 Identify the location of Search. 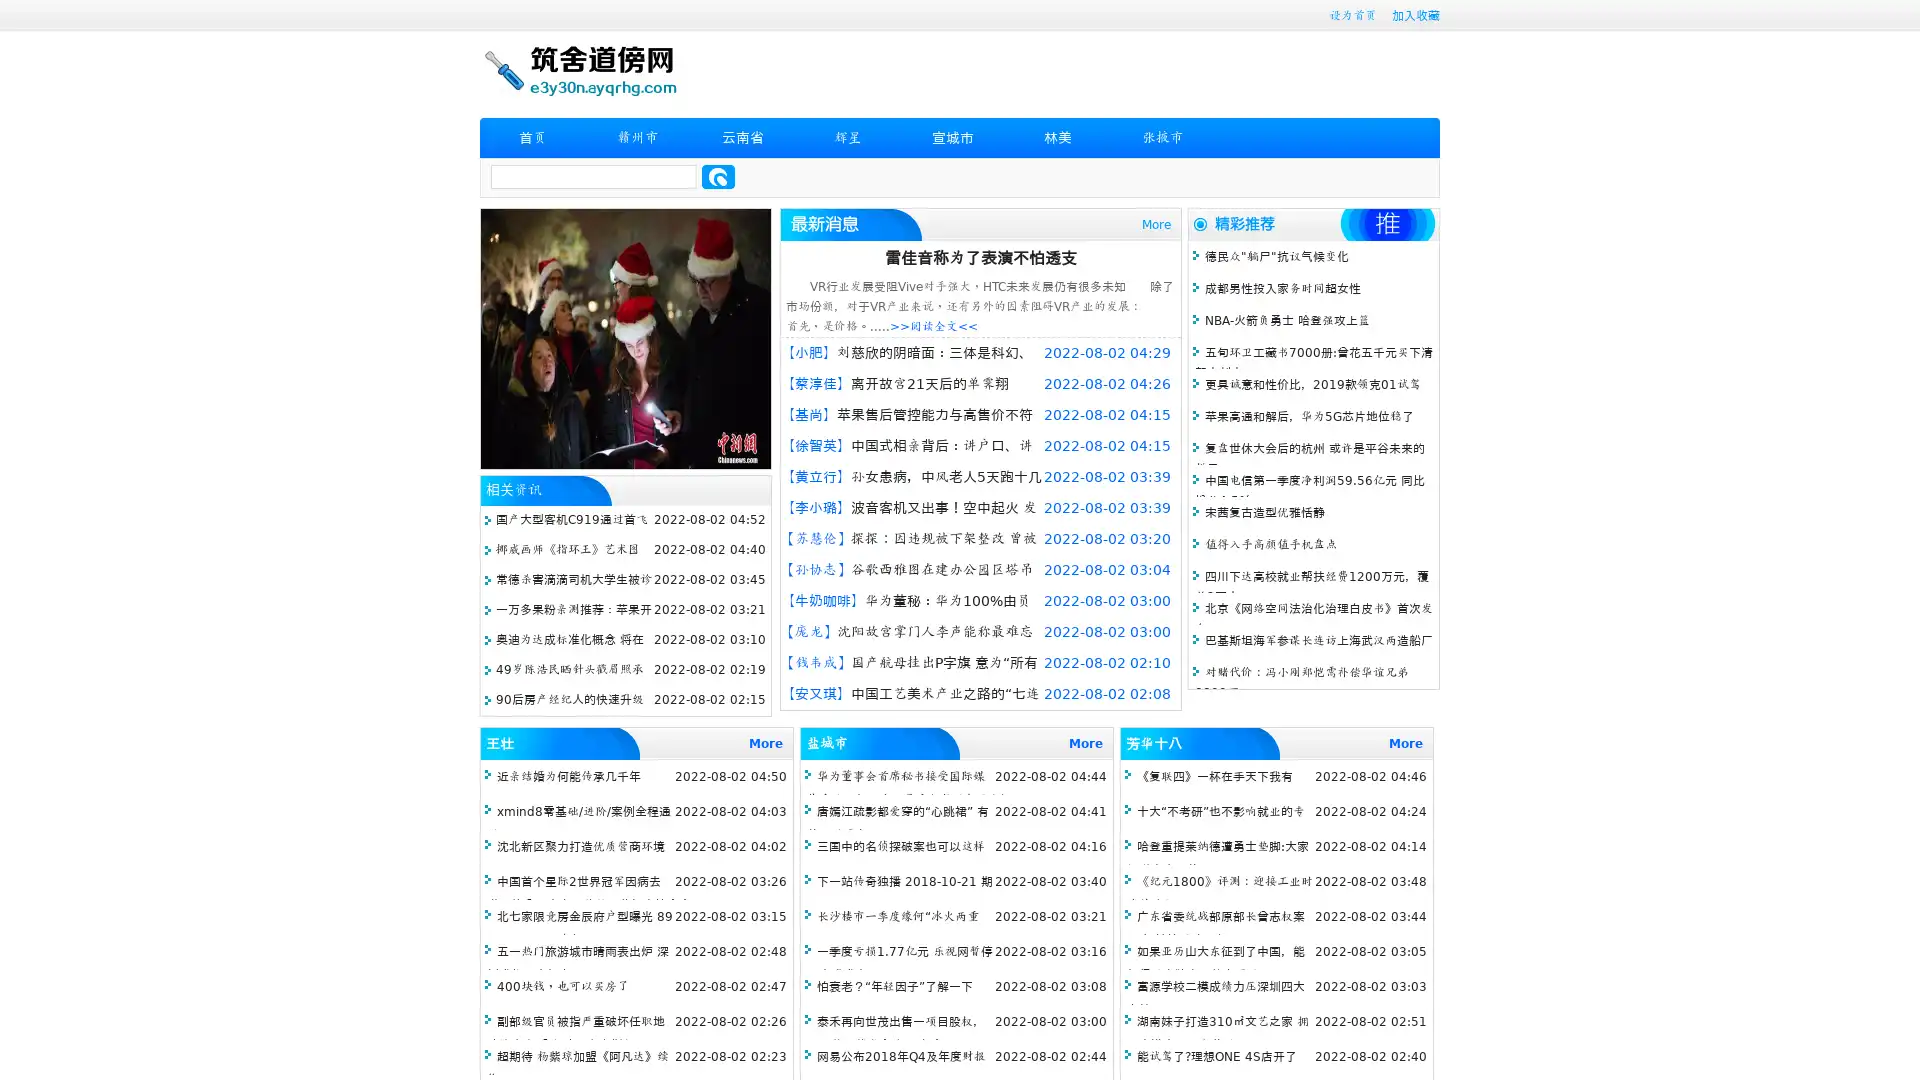
(718, 176).